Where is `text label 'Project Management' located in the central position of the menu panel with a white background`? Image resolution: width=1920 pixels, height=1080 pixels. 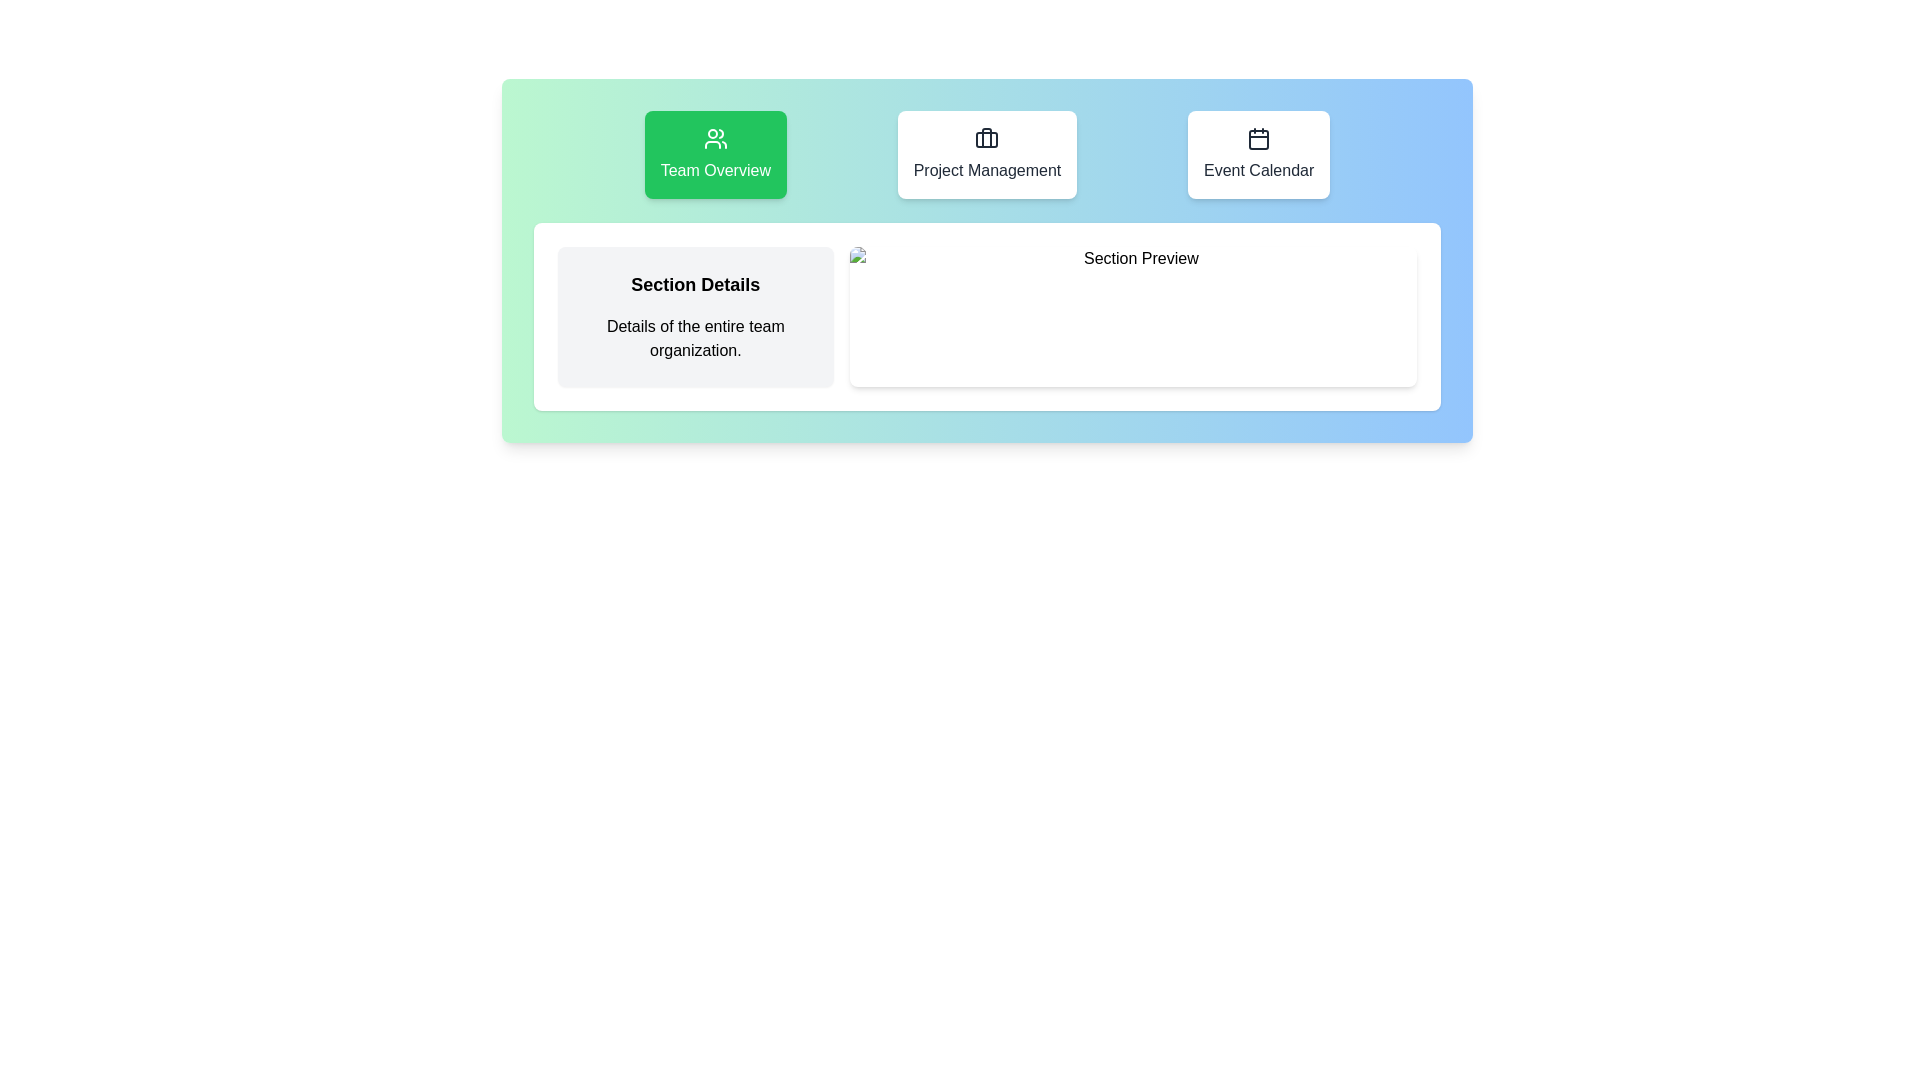 text label 'Project Management' located in the central position of the menu panel with a white background is located at coordinates (987, 169).